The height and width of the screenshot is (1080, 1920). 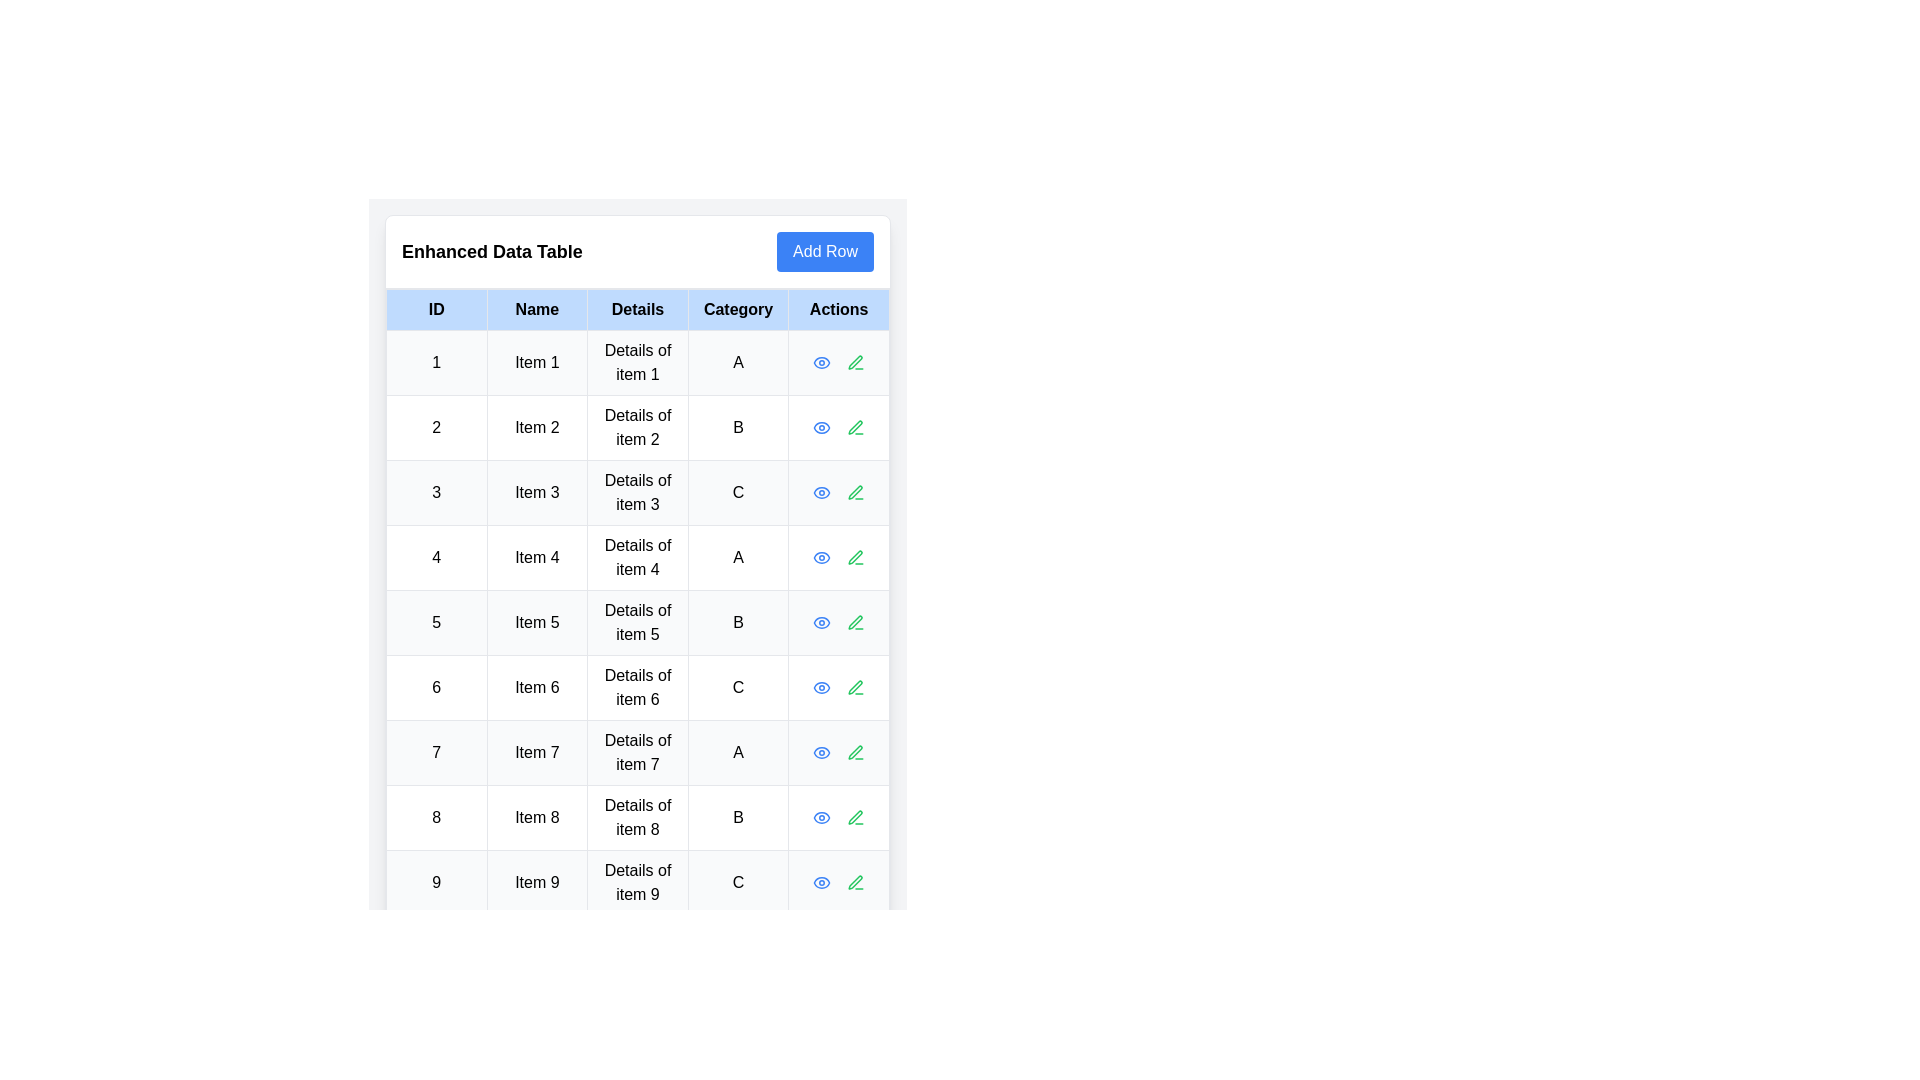 I want to click on the green pen icon button in the 'Actions' column of the table for 'Item 7', so click(x=856, y=752).